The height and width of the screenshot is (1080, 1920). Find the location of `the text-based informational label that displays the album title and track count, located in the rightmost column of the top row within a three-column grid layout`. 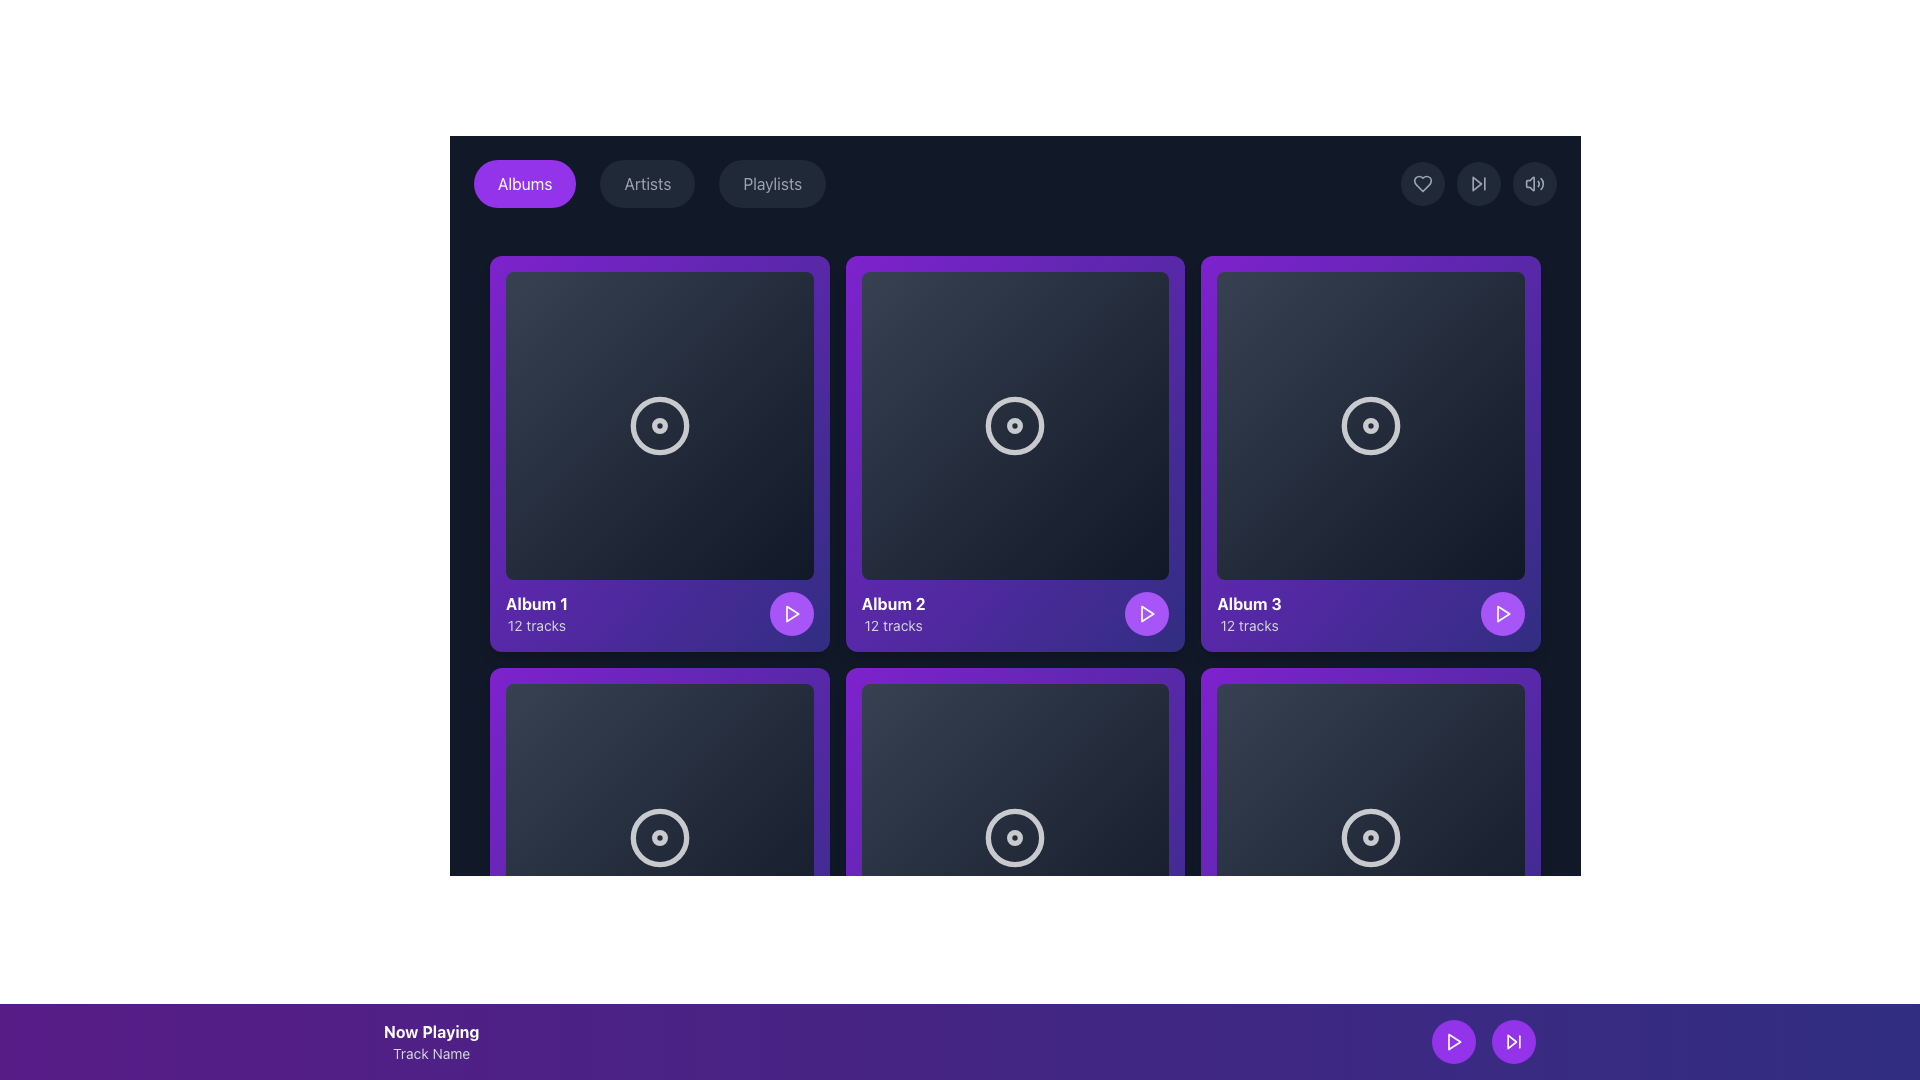

the text-based informational label that displays the album title and track count, located in the rightmost column of the top row within a three-column grid layout is located at coordinates (1248, 612).